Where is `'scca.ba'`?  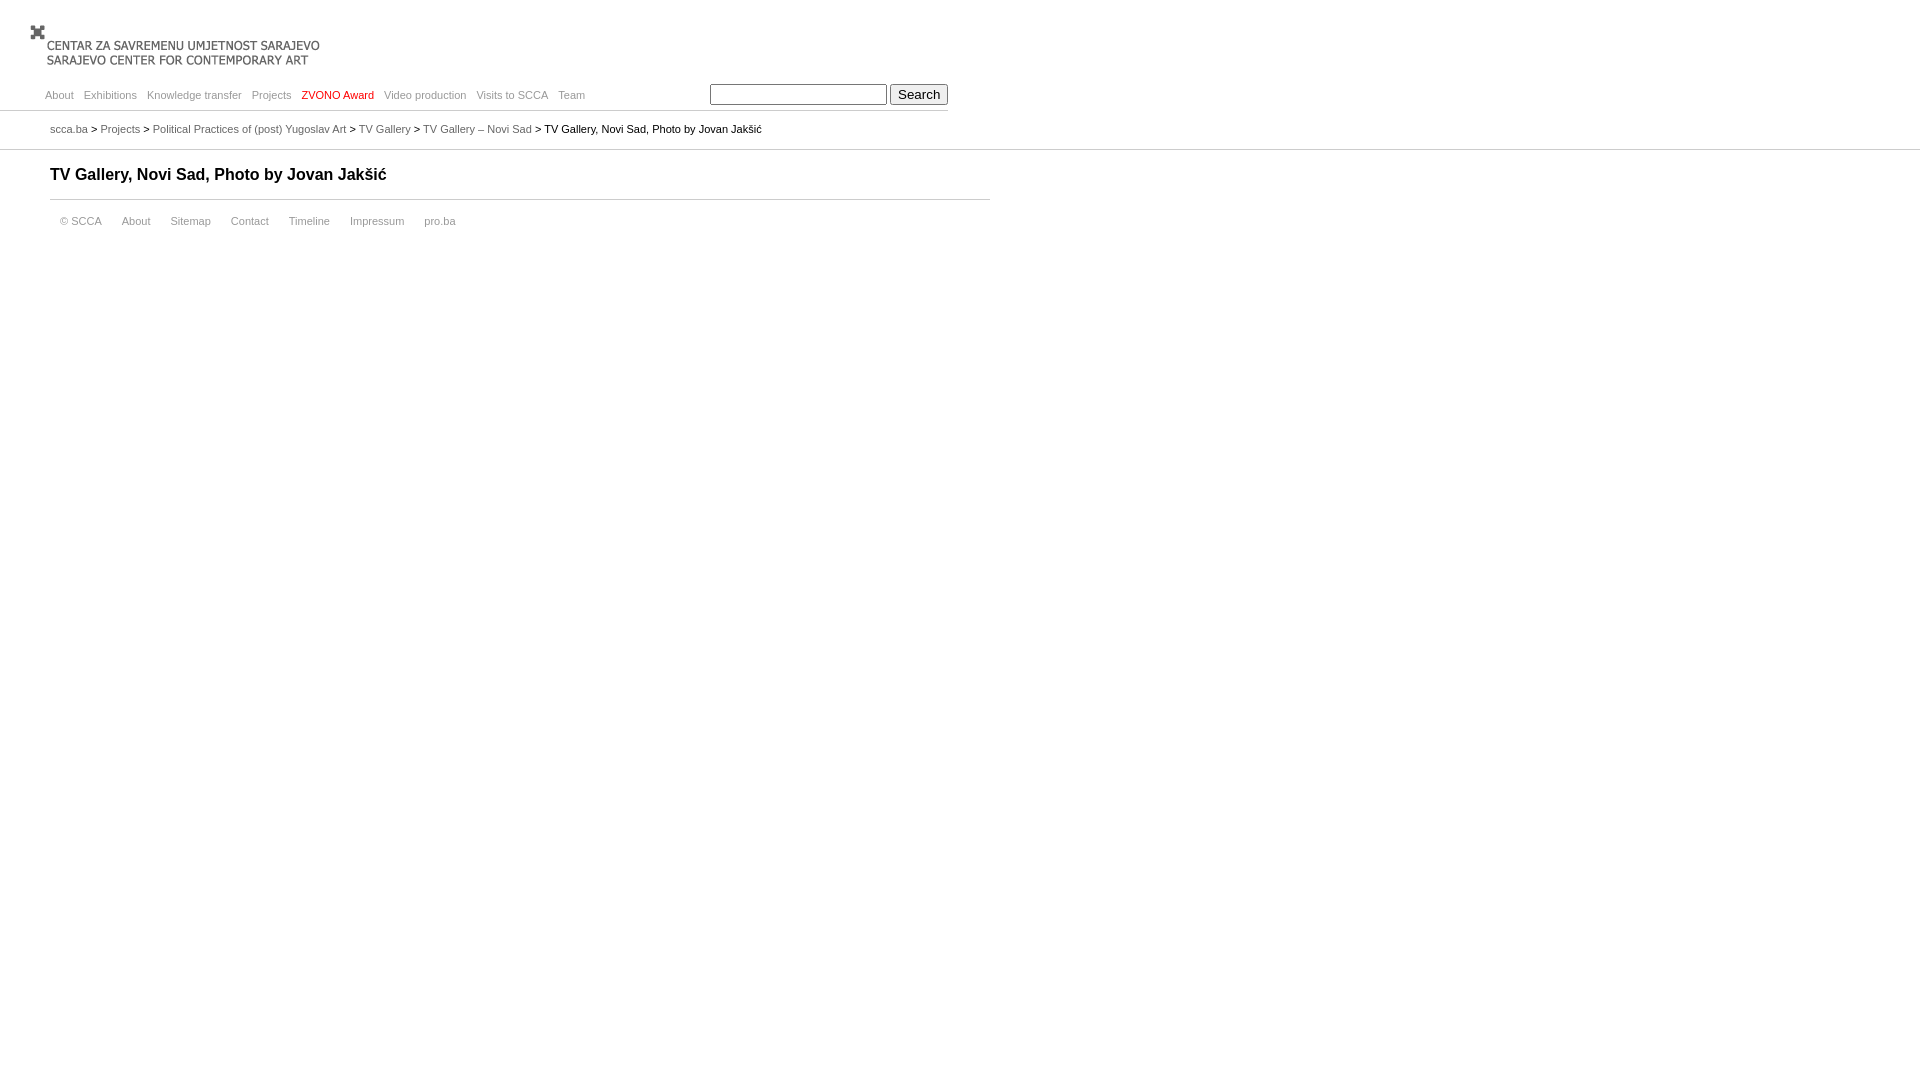 'scca.ba' is located at coordinates (68, 128).